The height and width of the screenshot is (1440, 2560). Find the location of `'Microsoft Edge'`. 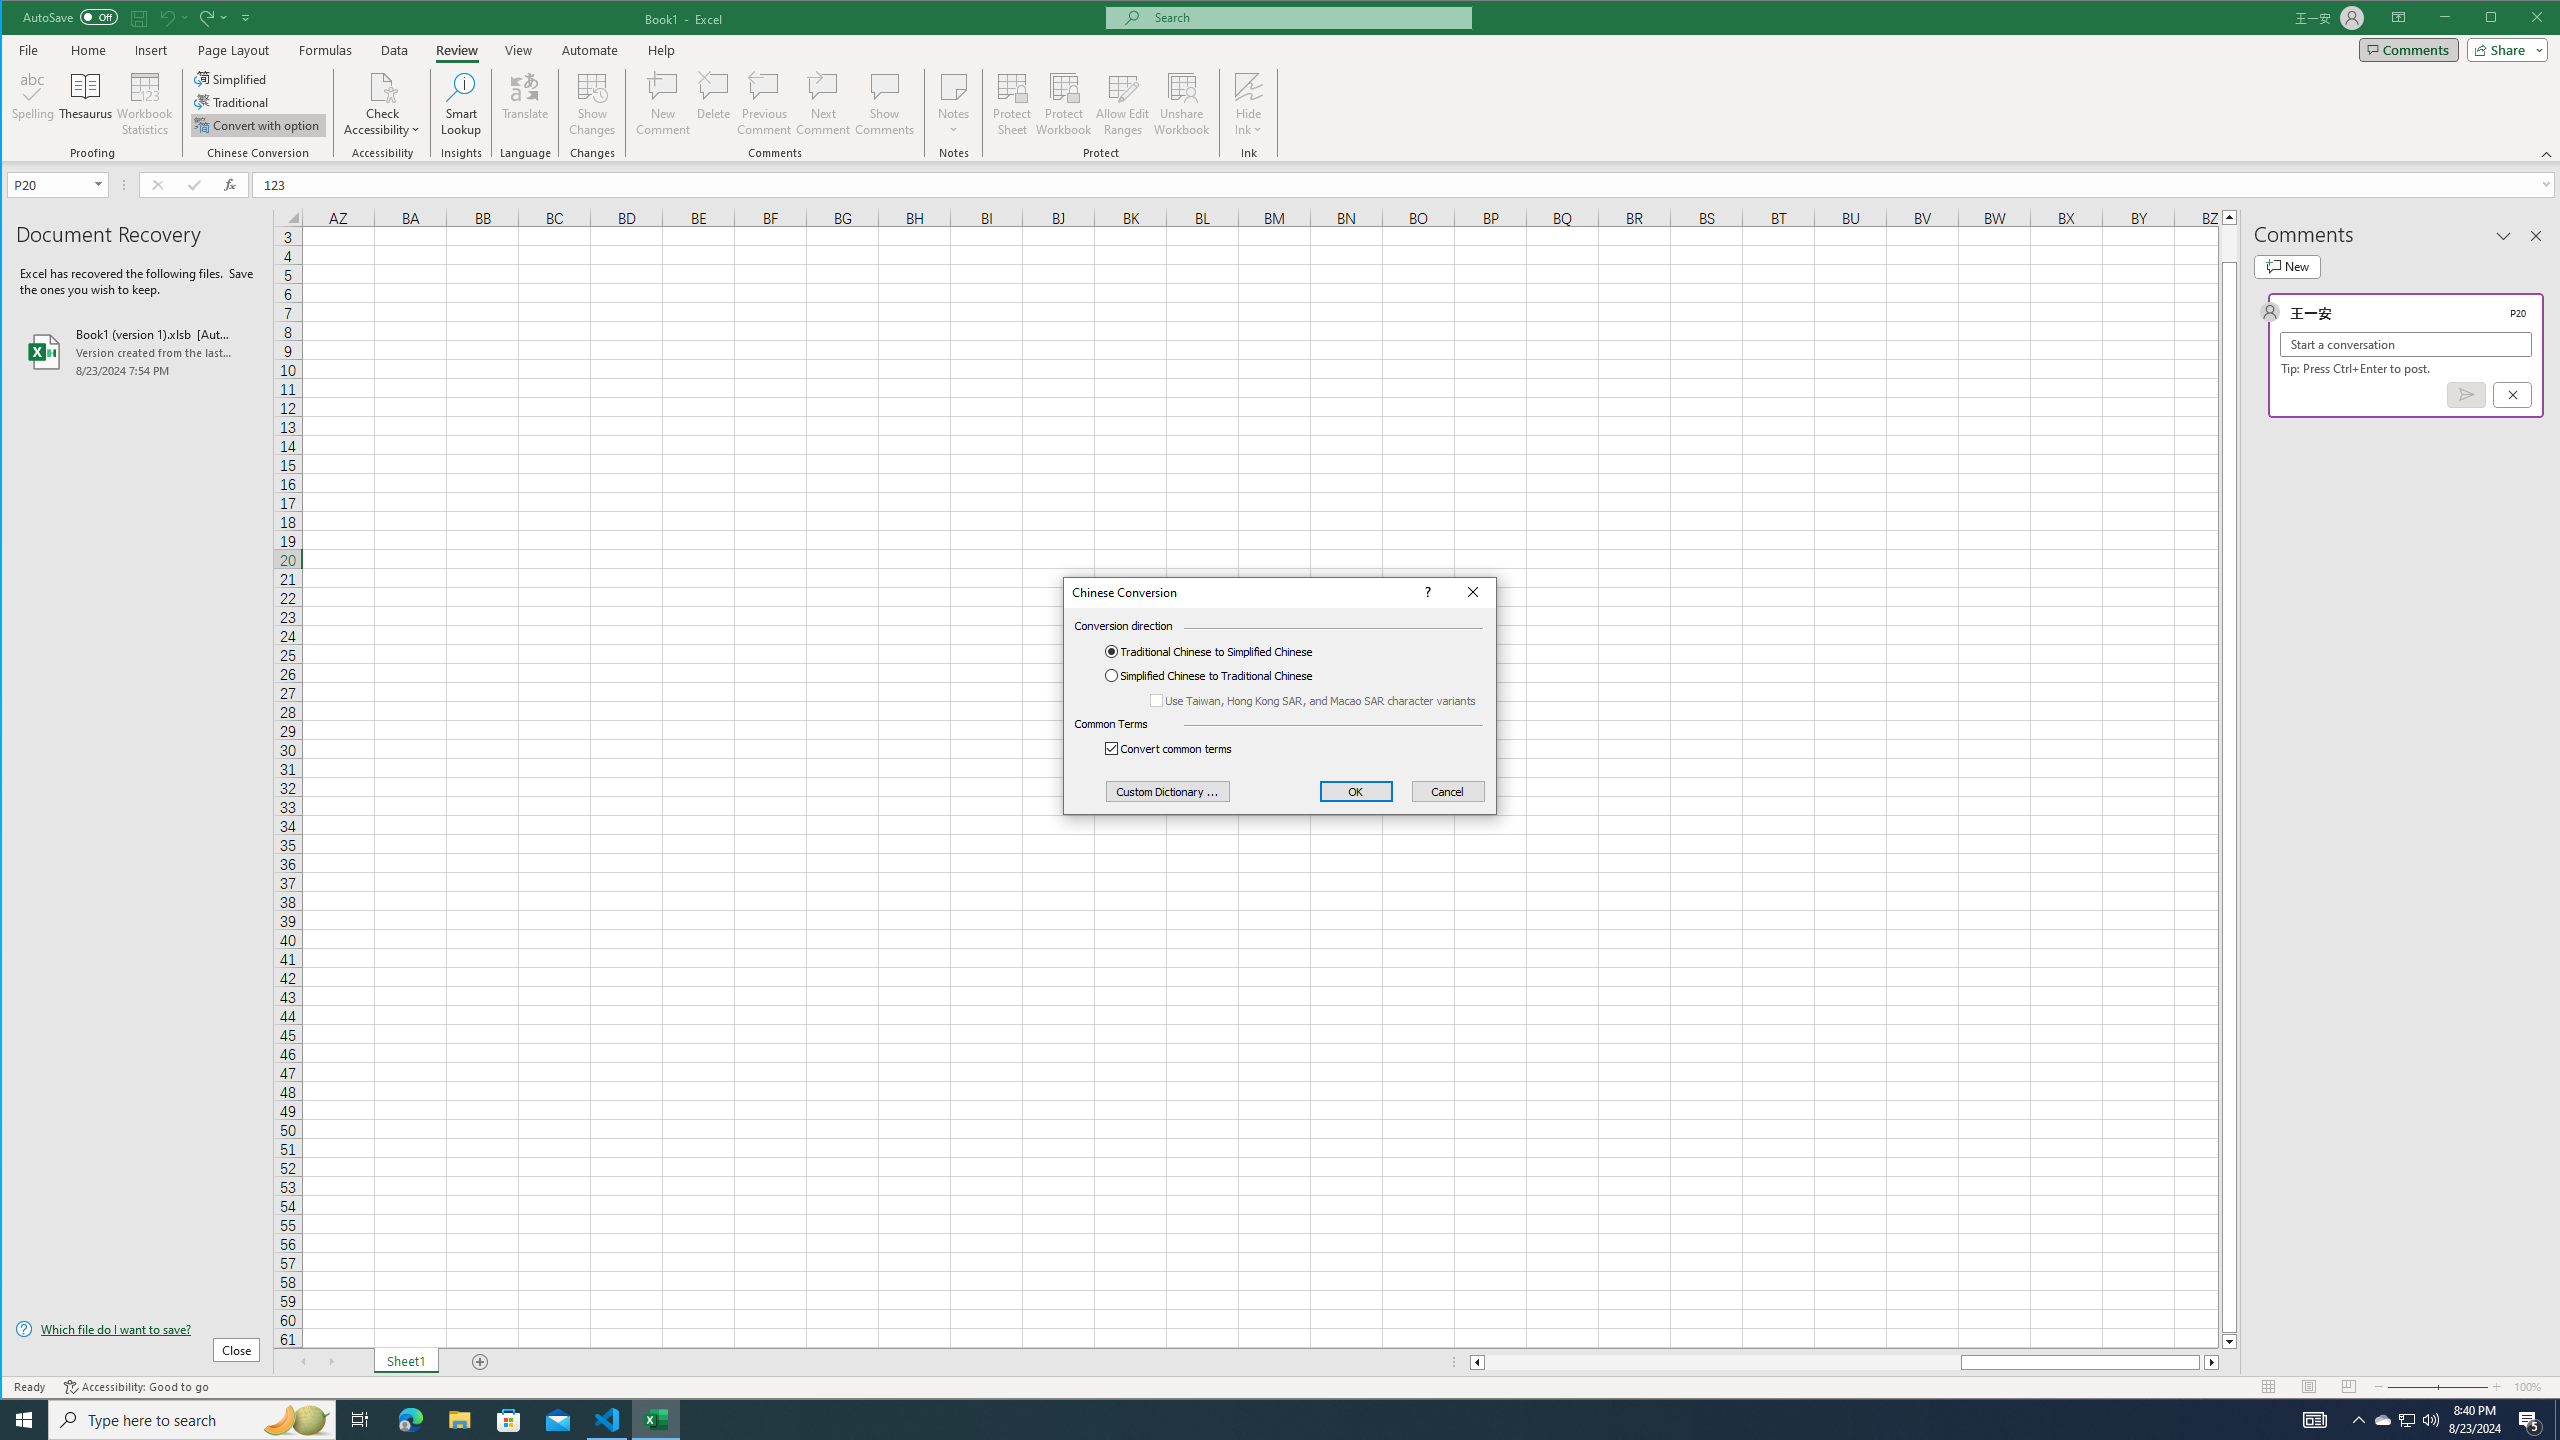

'Microsoft Edge' is located at coordinates (409, 1418).